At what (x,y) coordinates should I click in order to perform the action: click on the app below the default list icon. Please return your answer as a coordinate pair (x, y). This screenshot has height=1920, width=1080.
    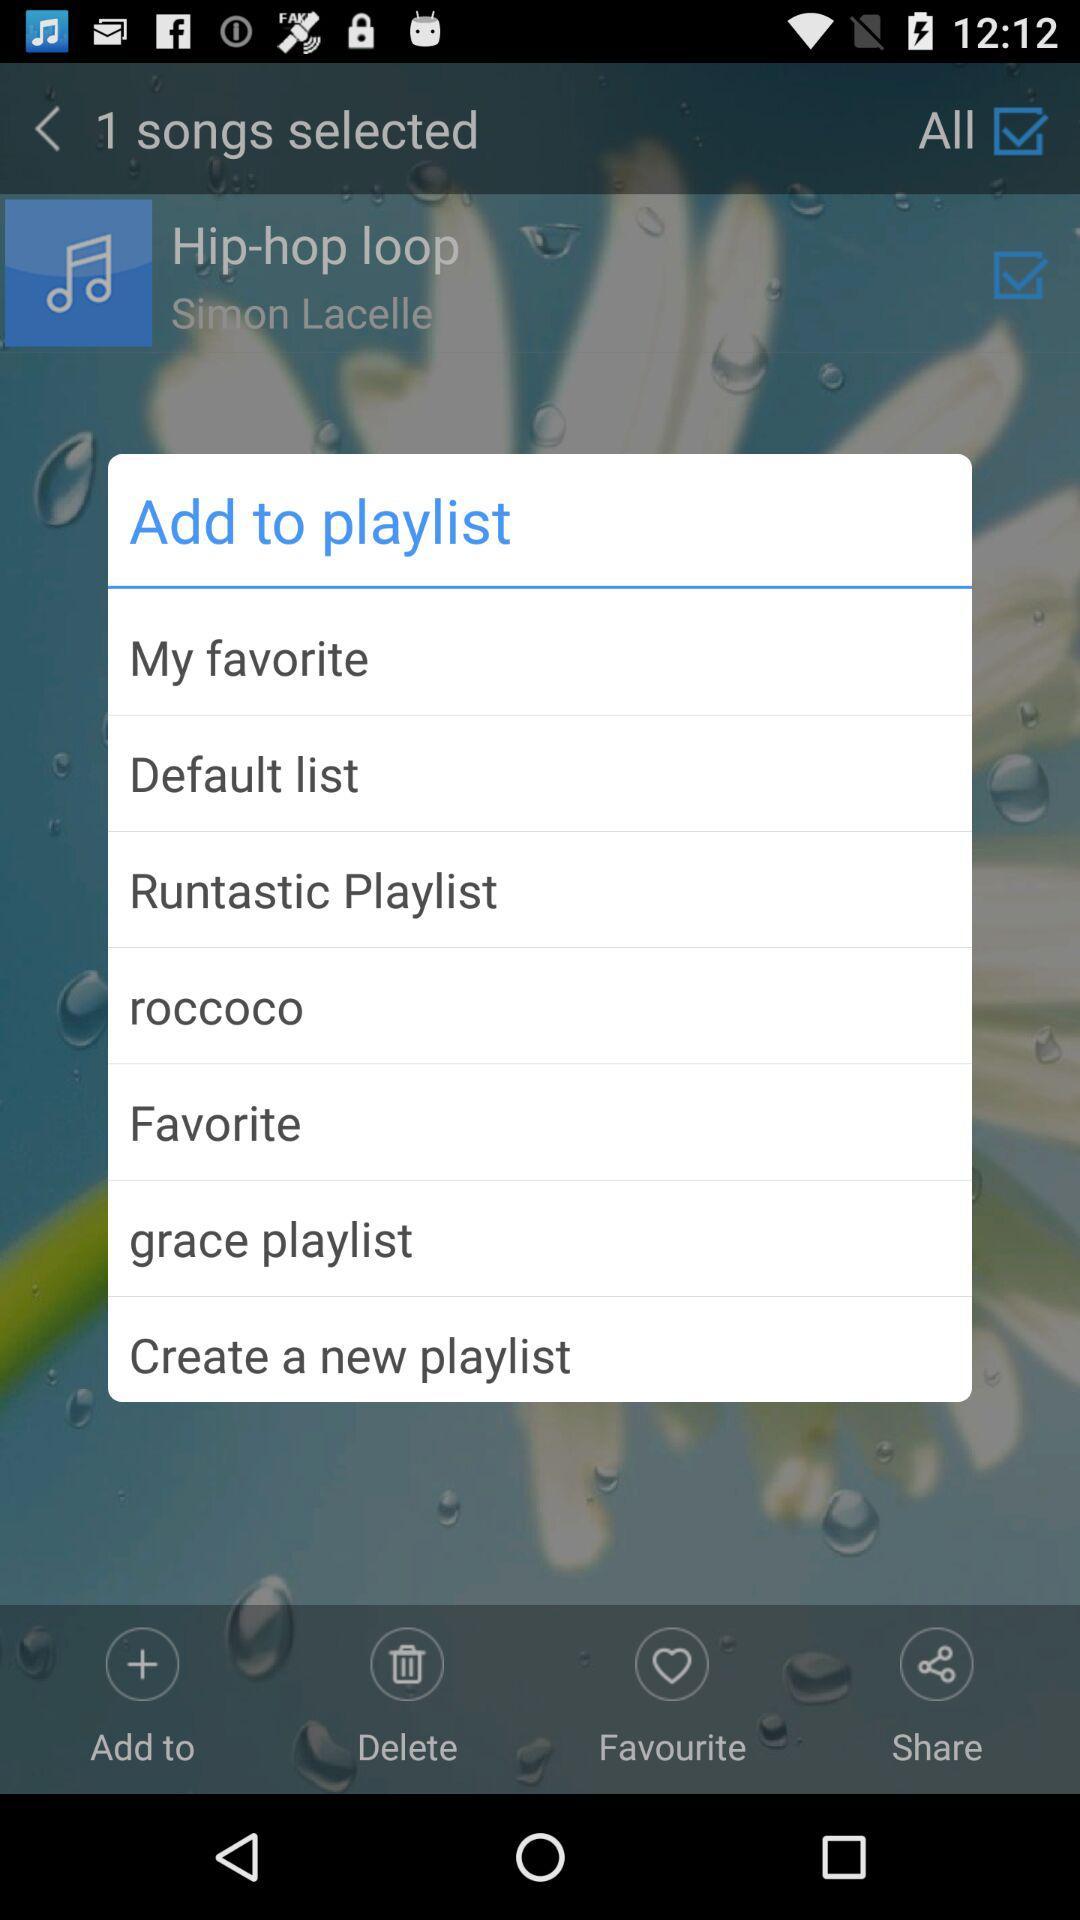
    Looking at the image, I should click on (540, 888).